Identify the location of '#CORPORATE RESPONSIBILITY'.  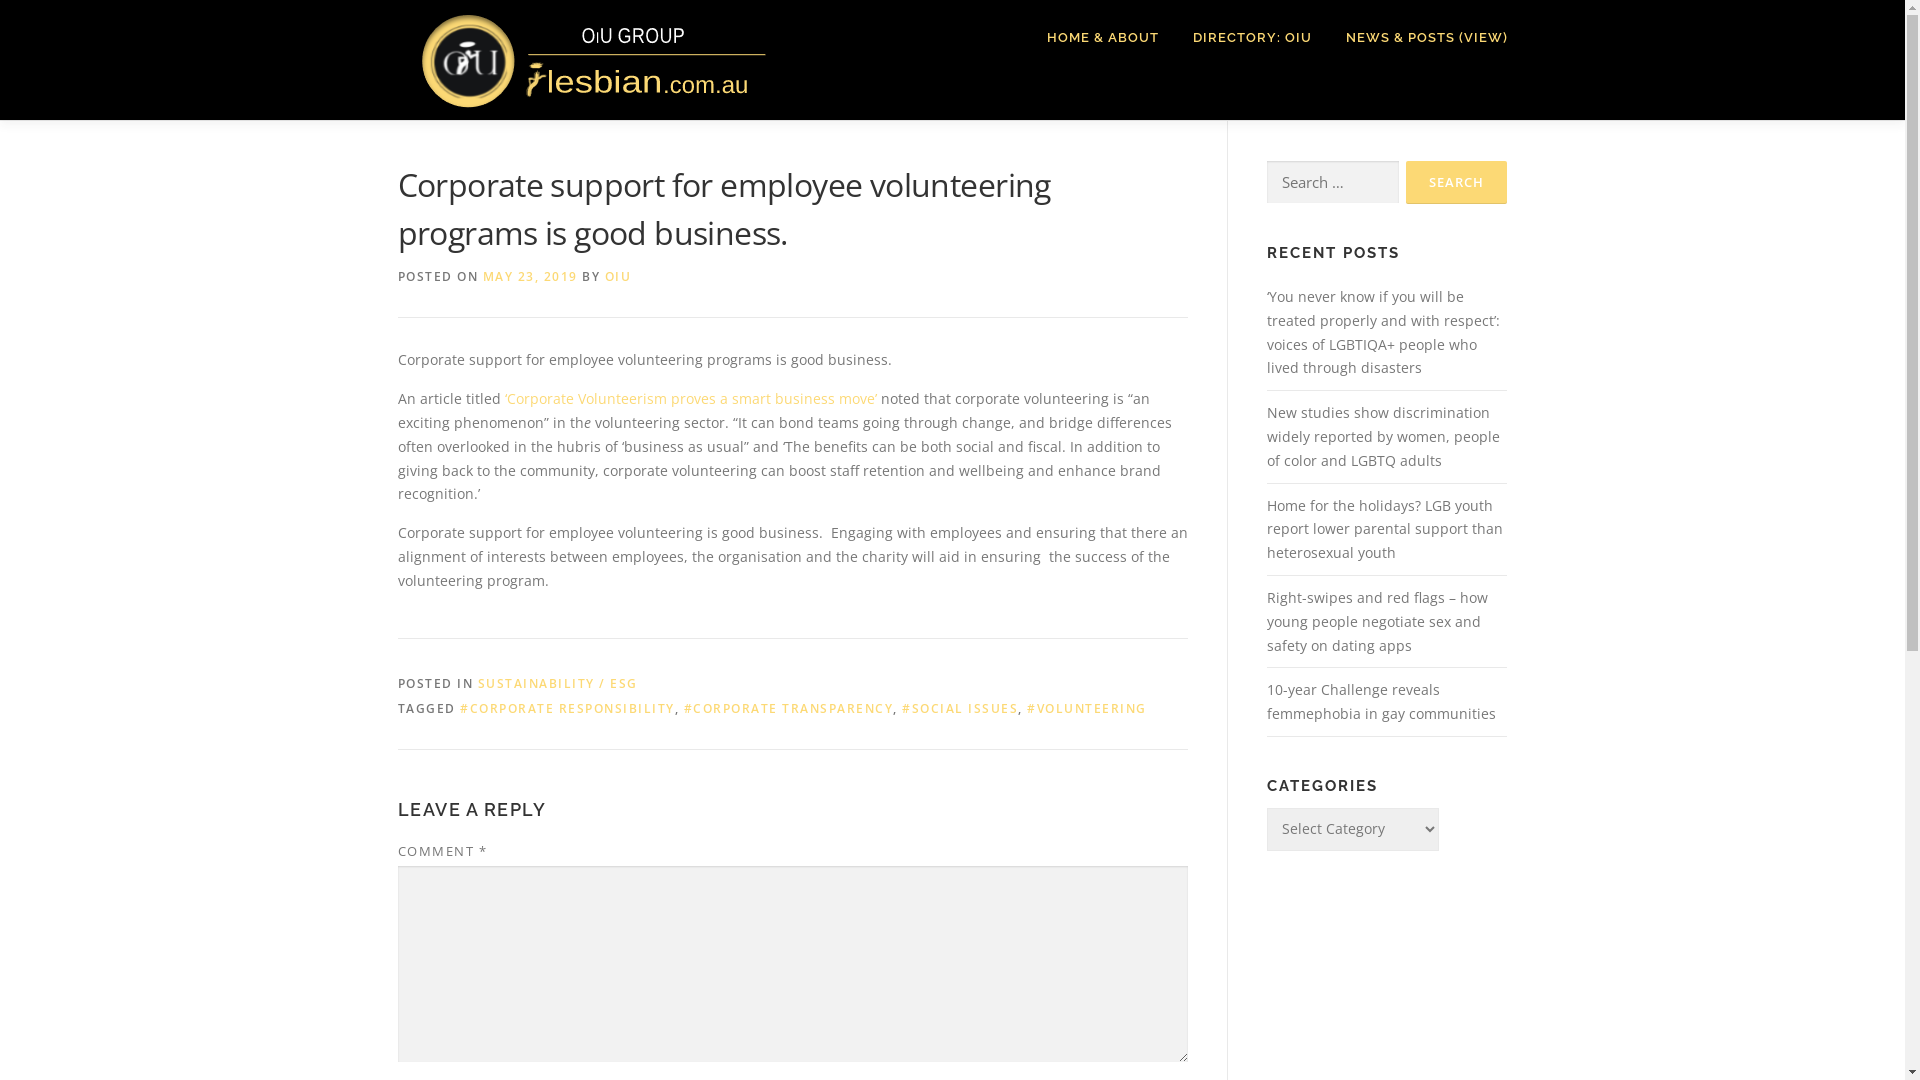
(566, 707).